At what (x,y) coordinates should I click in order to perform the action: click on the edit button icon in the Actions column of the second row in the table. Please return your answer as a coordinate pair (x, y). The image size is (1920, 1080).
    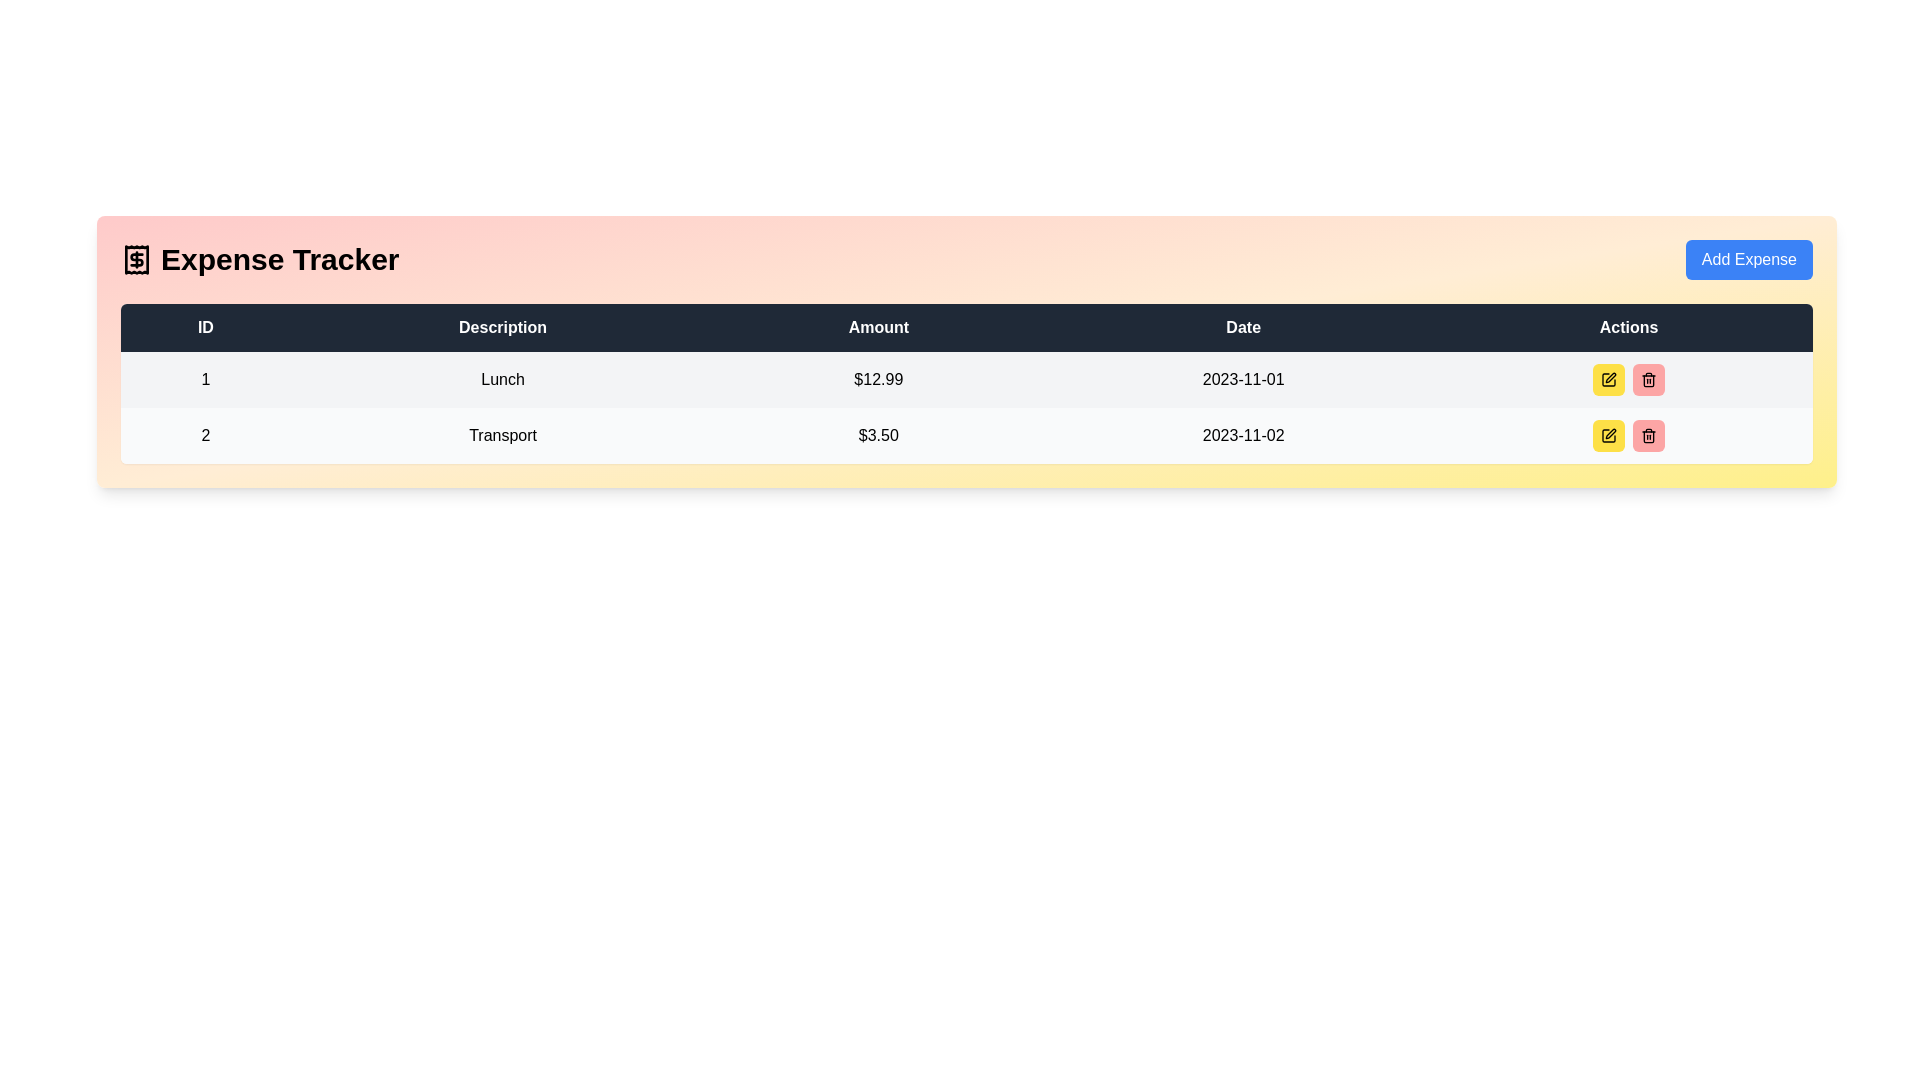
    Looking at the image, I should click on (1611, 378).